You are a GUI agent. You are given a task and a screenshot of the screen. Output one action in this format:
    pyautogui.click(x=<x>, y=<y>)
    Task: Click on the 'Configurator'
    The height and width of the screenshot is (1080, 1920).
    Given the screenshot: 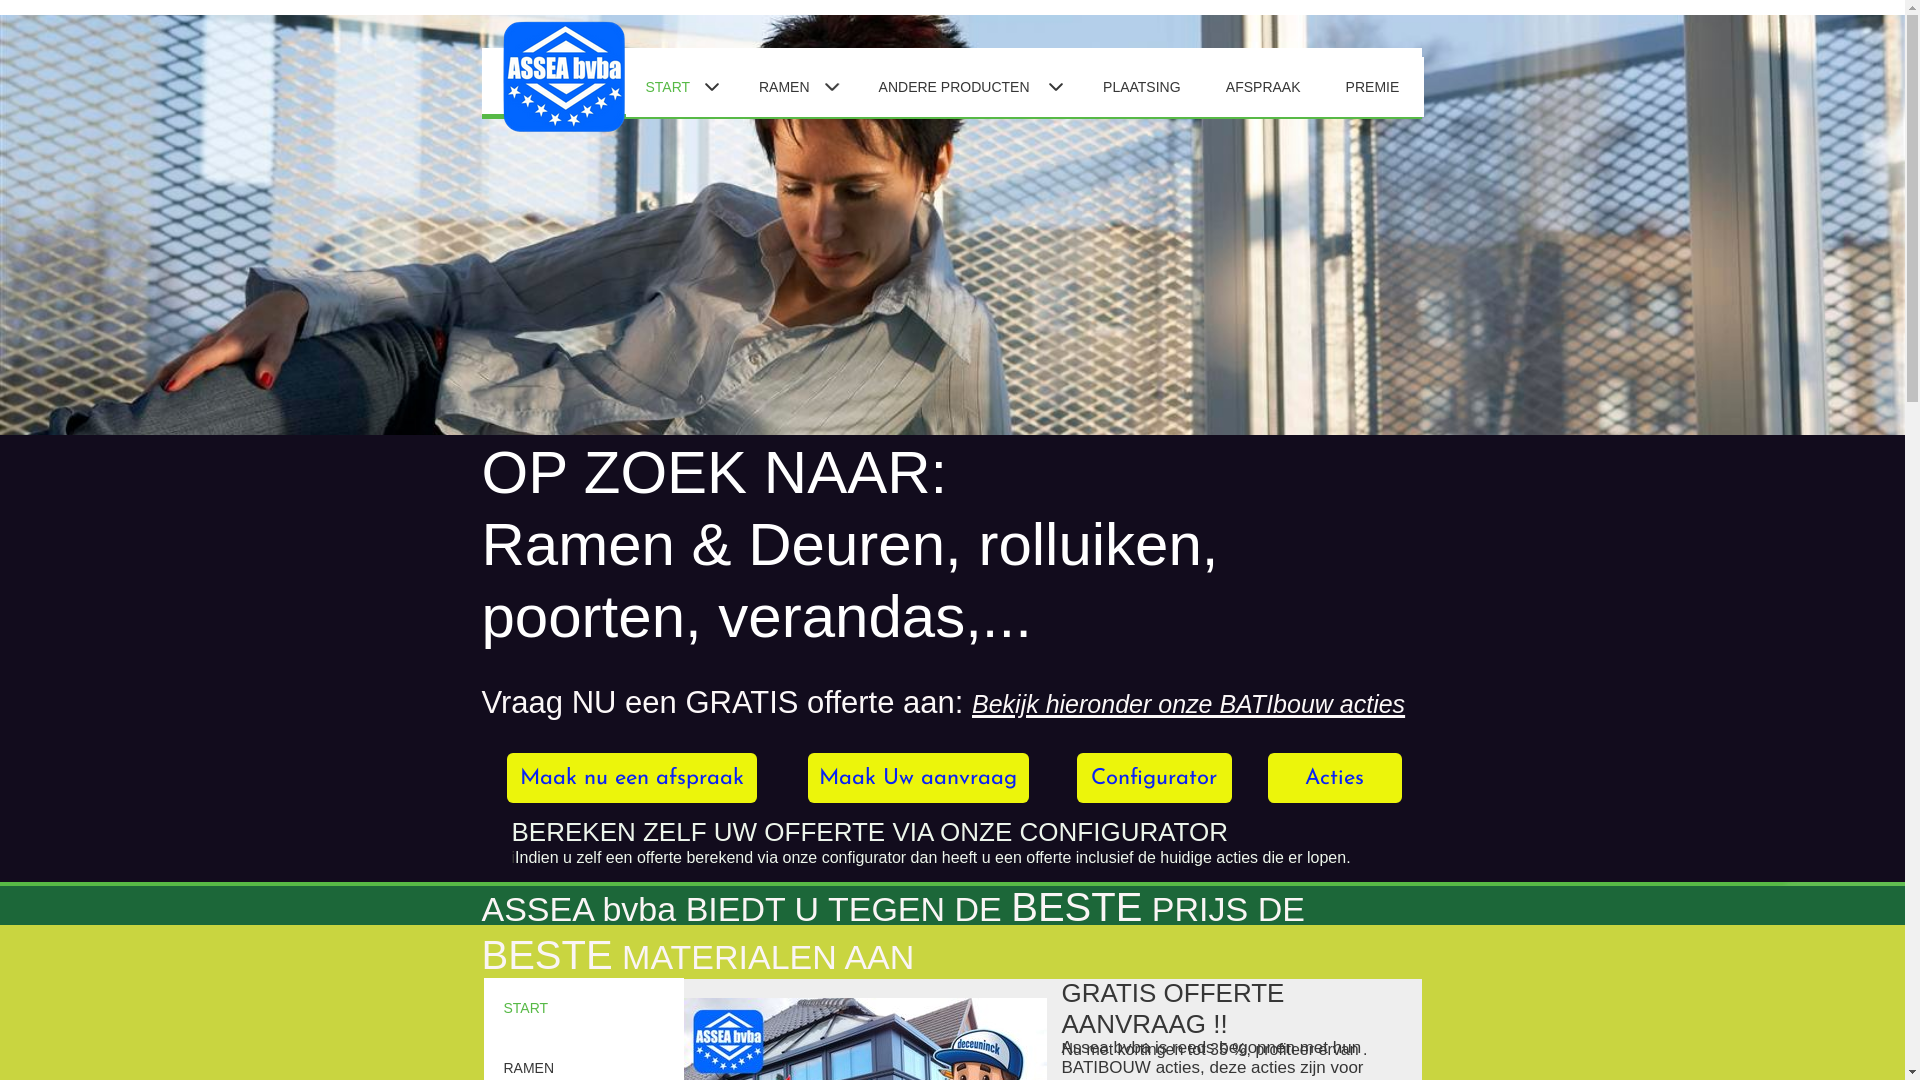 What is the action you would take?
    pyautogui.click(x=1153, y=777)
    